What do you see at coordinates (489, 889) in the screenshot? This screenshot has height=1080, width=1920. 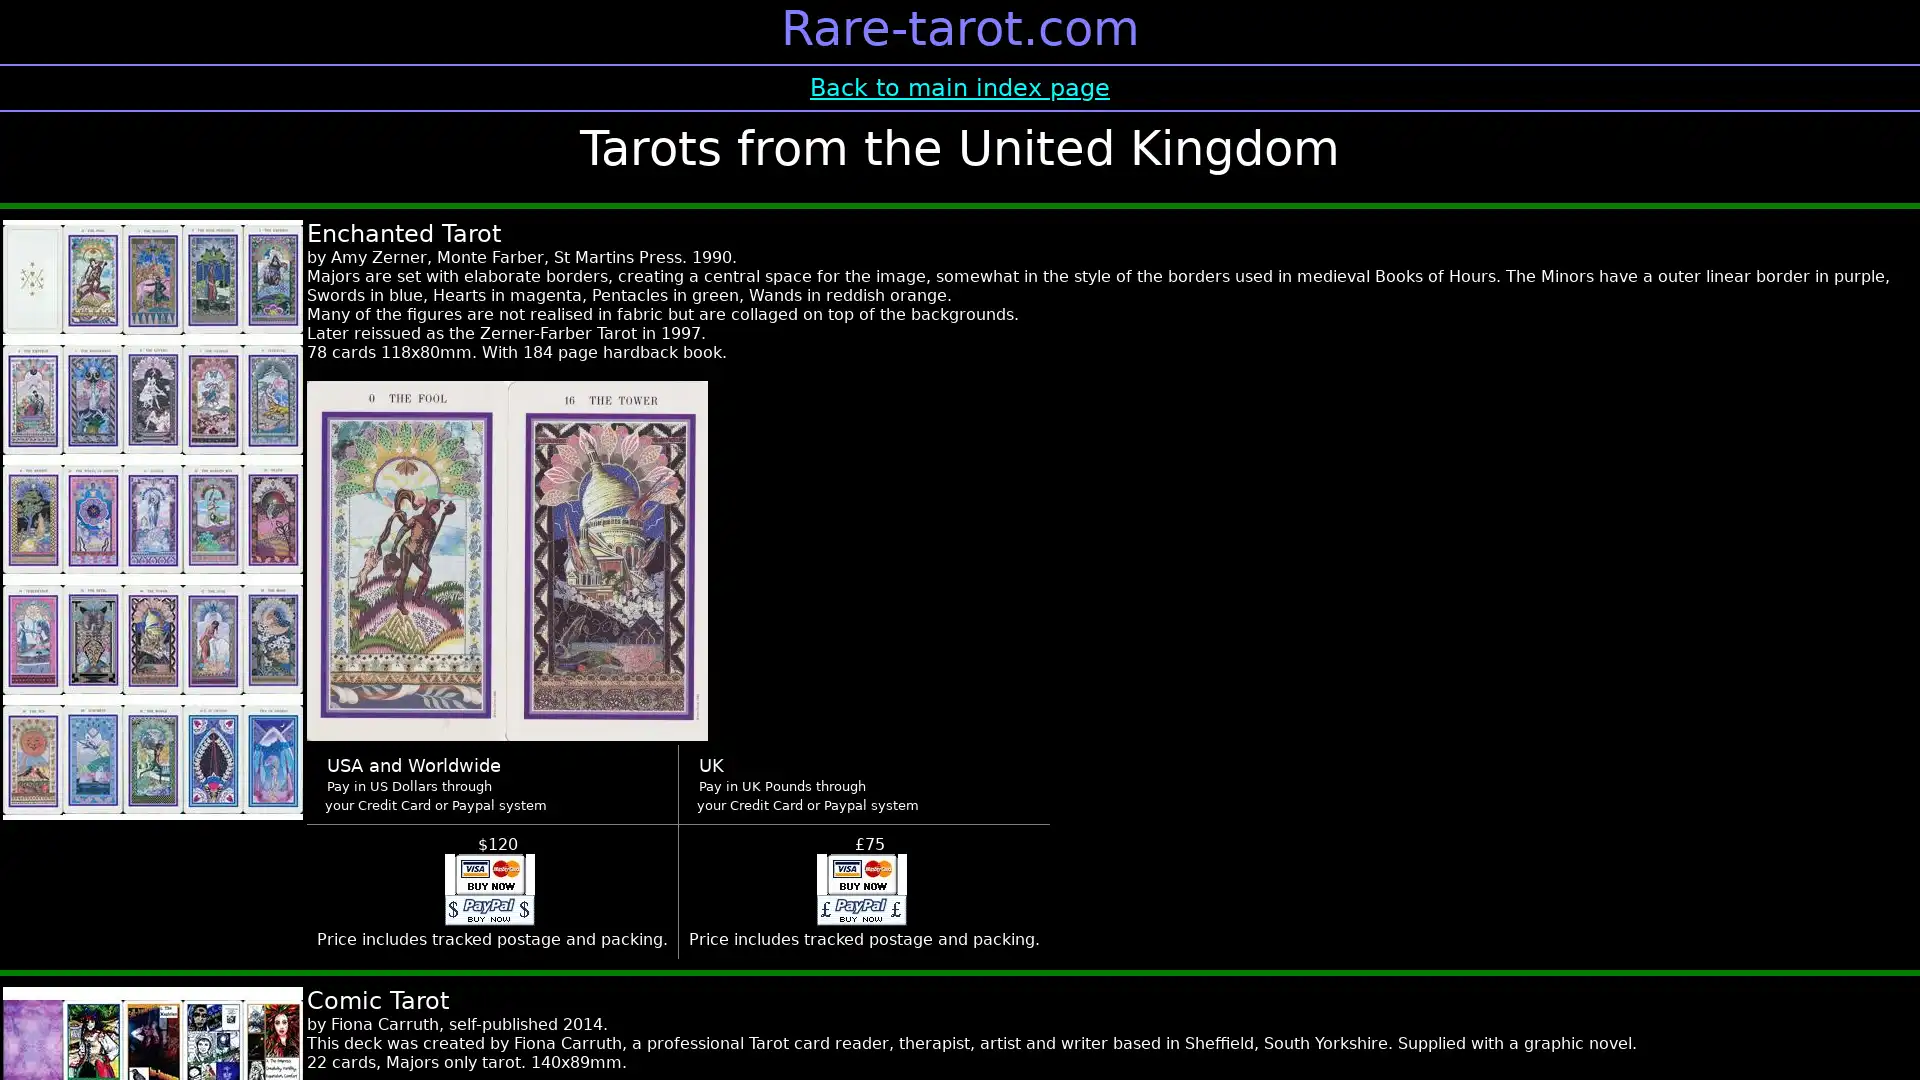 I see `Make payment in US $ using PayPal` at bounding box center [489, 889].